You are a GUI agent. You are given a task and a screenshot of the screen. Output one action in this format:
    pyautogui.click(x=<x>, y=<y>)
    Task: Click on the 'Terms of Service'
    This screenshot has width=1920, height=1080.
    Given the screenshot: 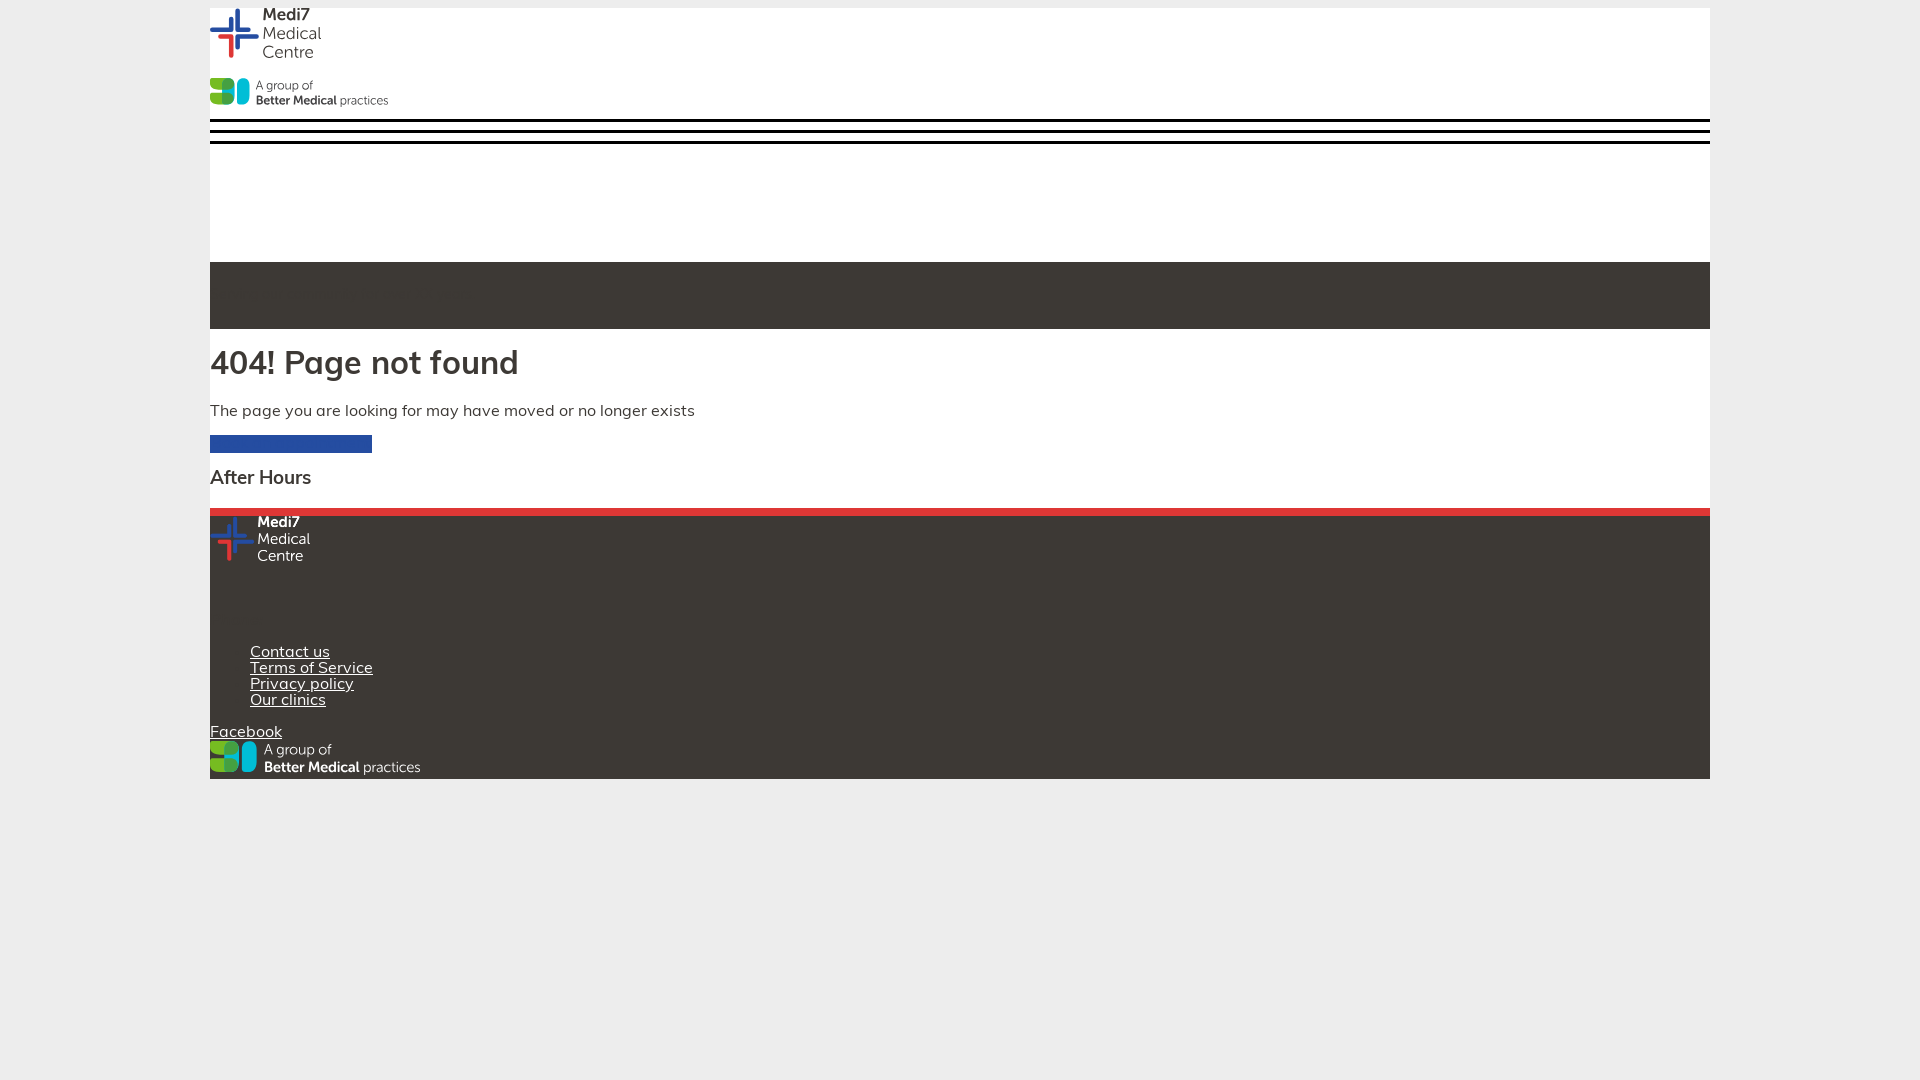 What is the action you would take?
    pyautogui.click(x=248, y=668)
    